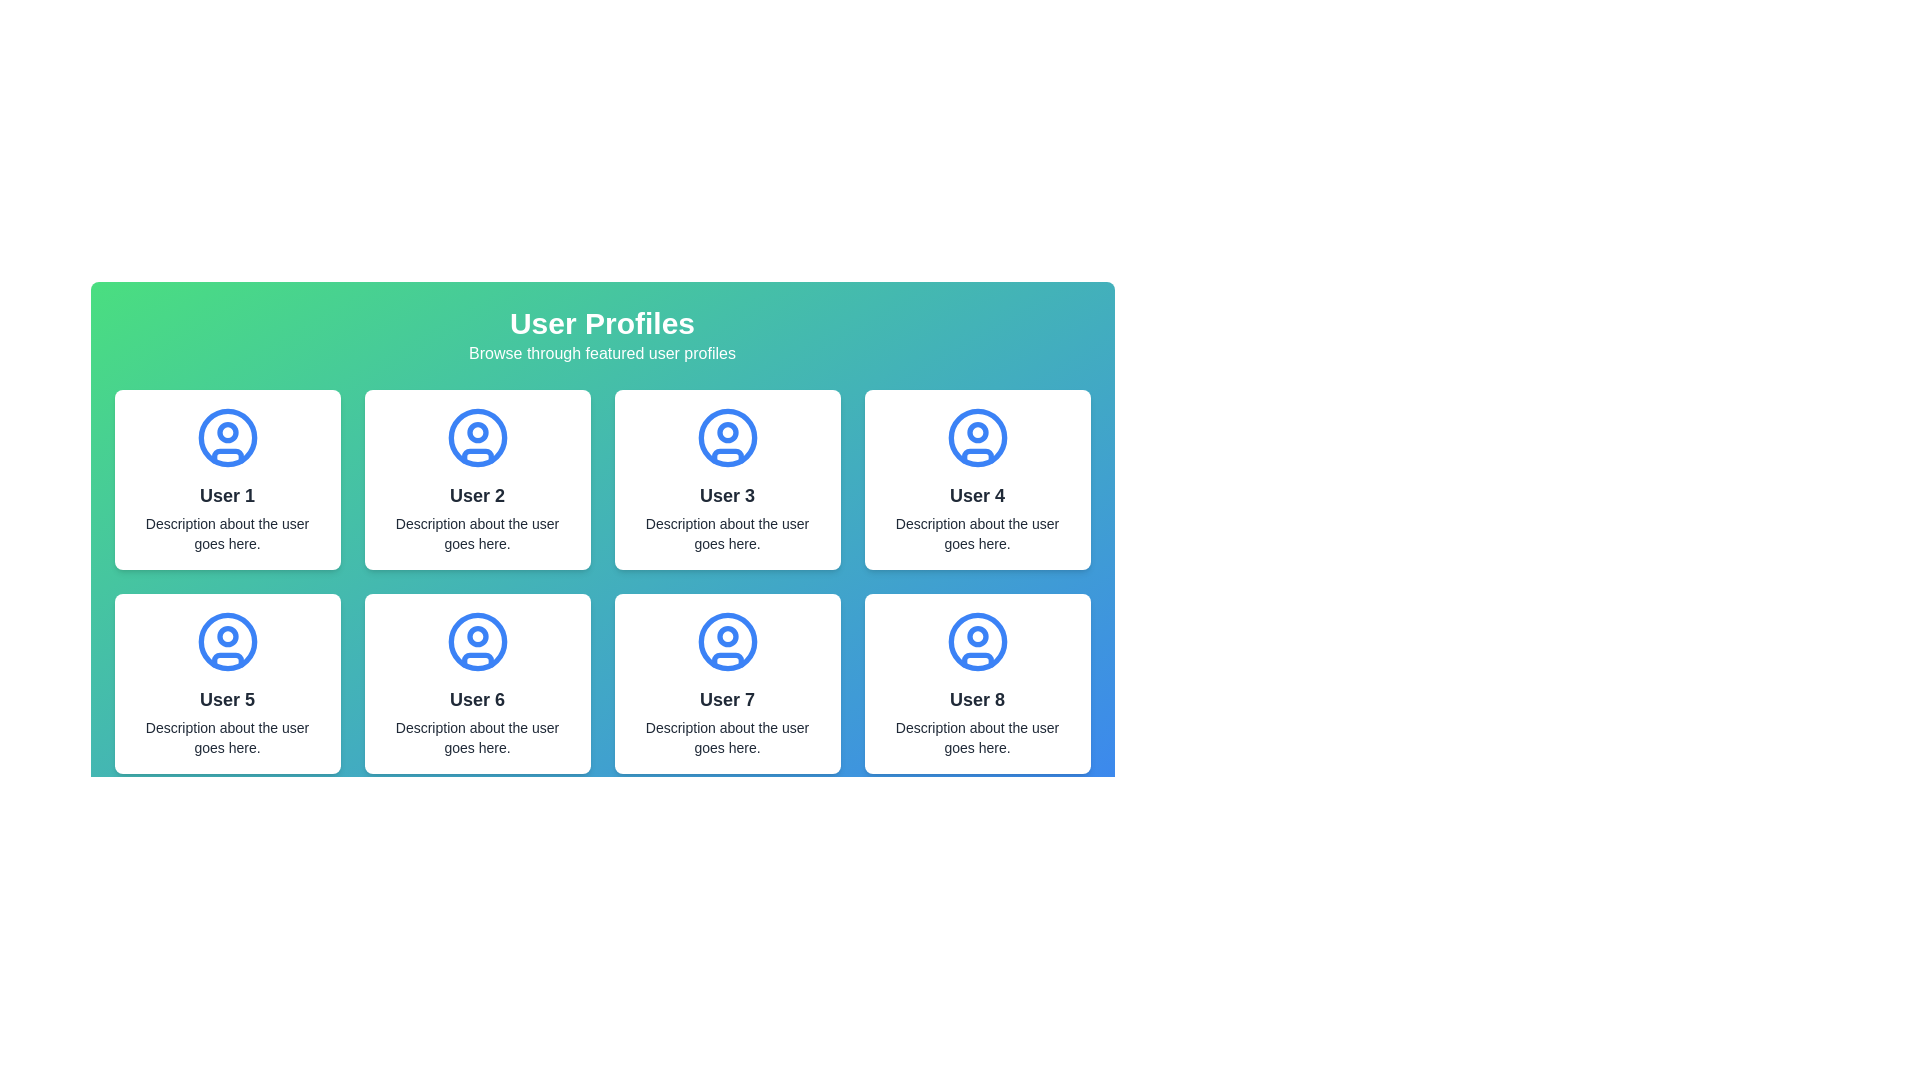 Image resolution: width=1920 pixels, height=1080 pixels. I want to click on the text displaying 'User 4' located in the fourth profile card, so click(977, 495).